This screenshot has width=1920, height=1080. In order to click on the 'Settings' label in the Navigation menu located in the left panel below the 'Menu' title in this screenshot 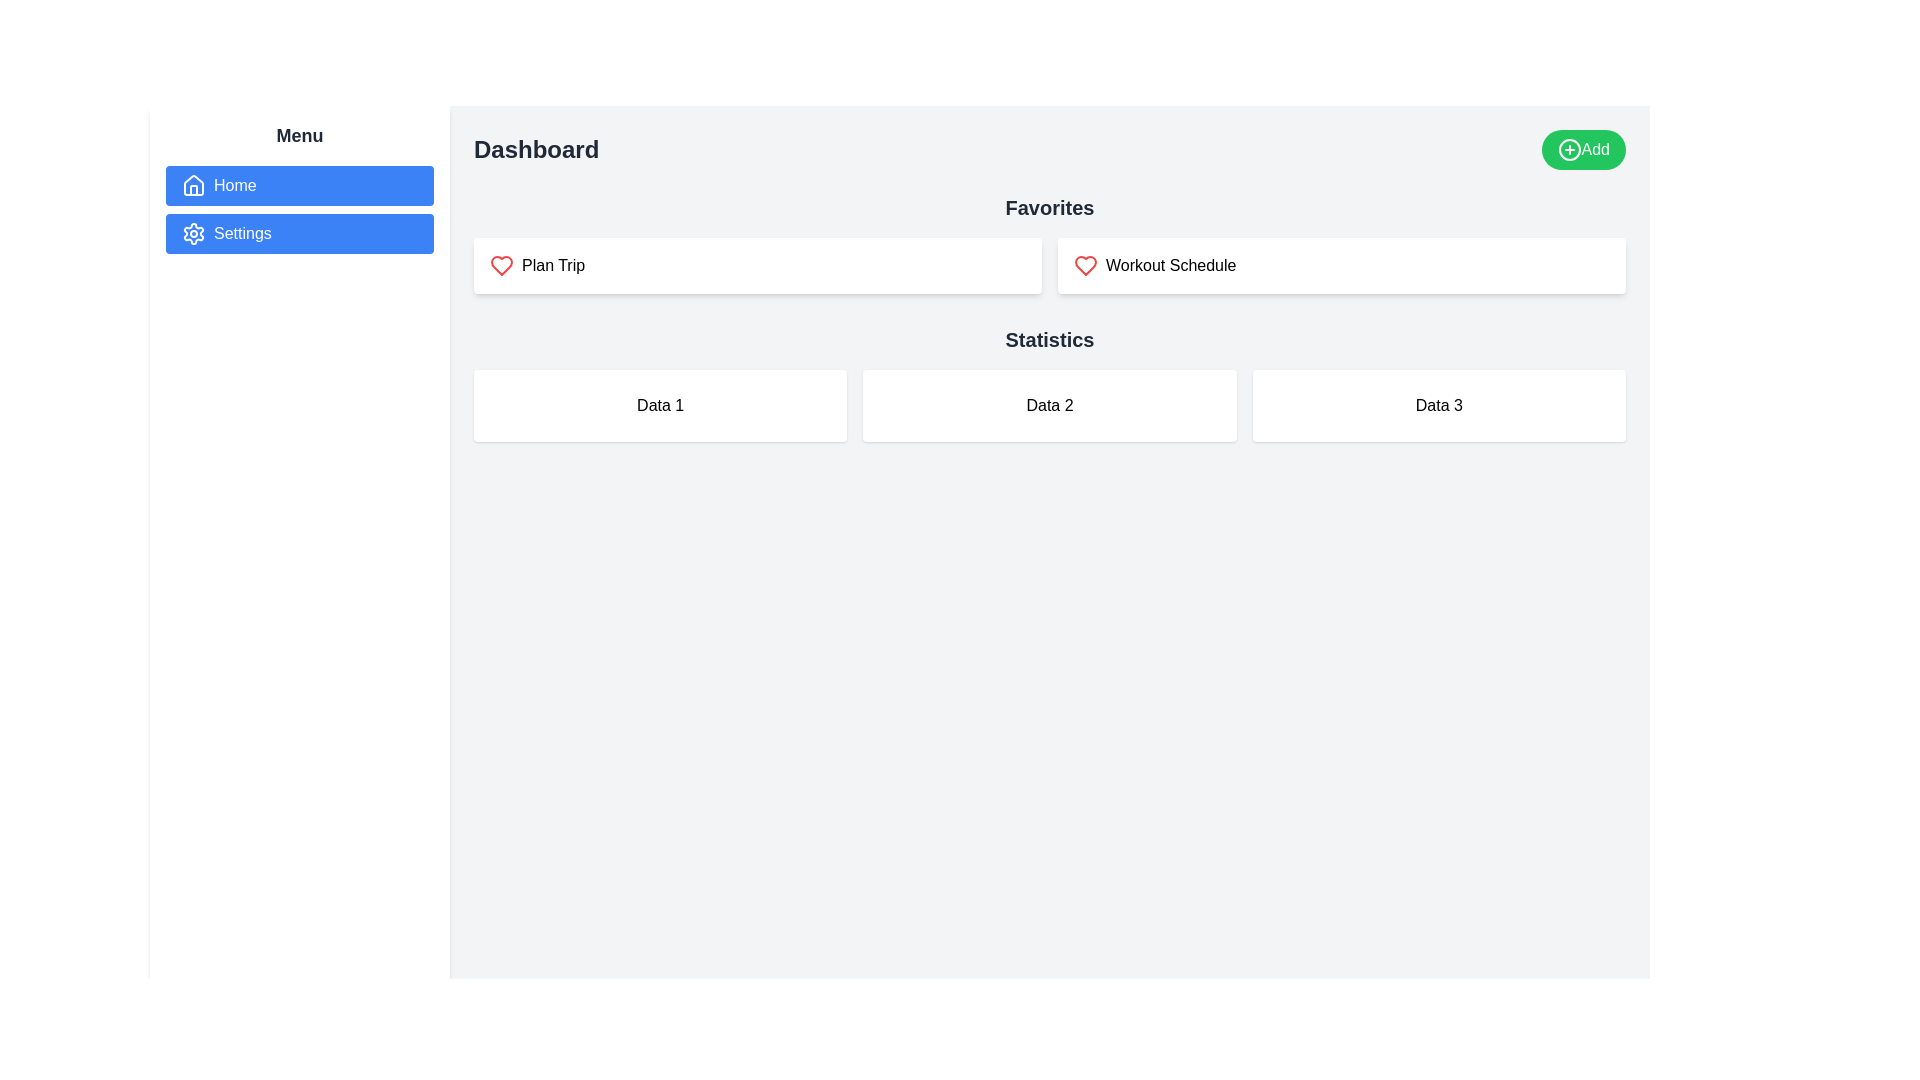, I will do `click(298, 209)`.